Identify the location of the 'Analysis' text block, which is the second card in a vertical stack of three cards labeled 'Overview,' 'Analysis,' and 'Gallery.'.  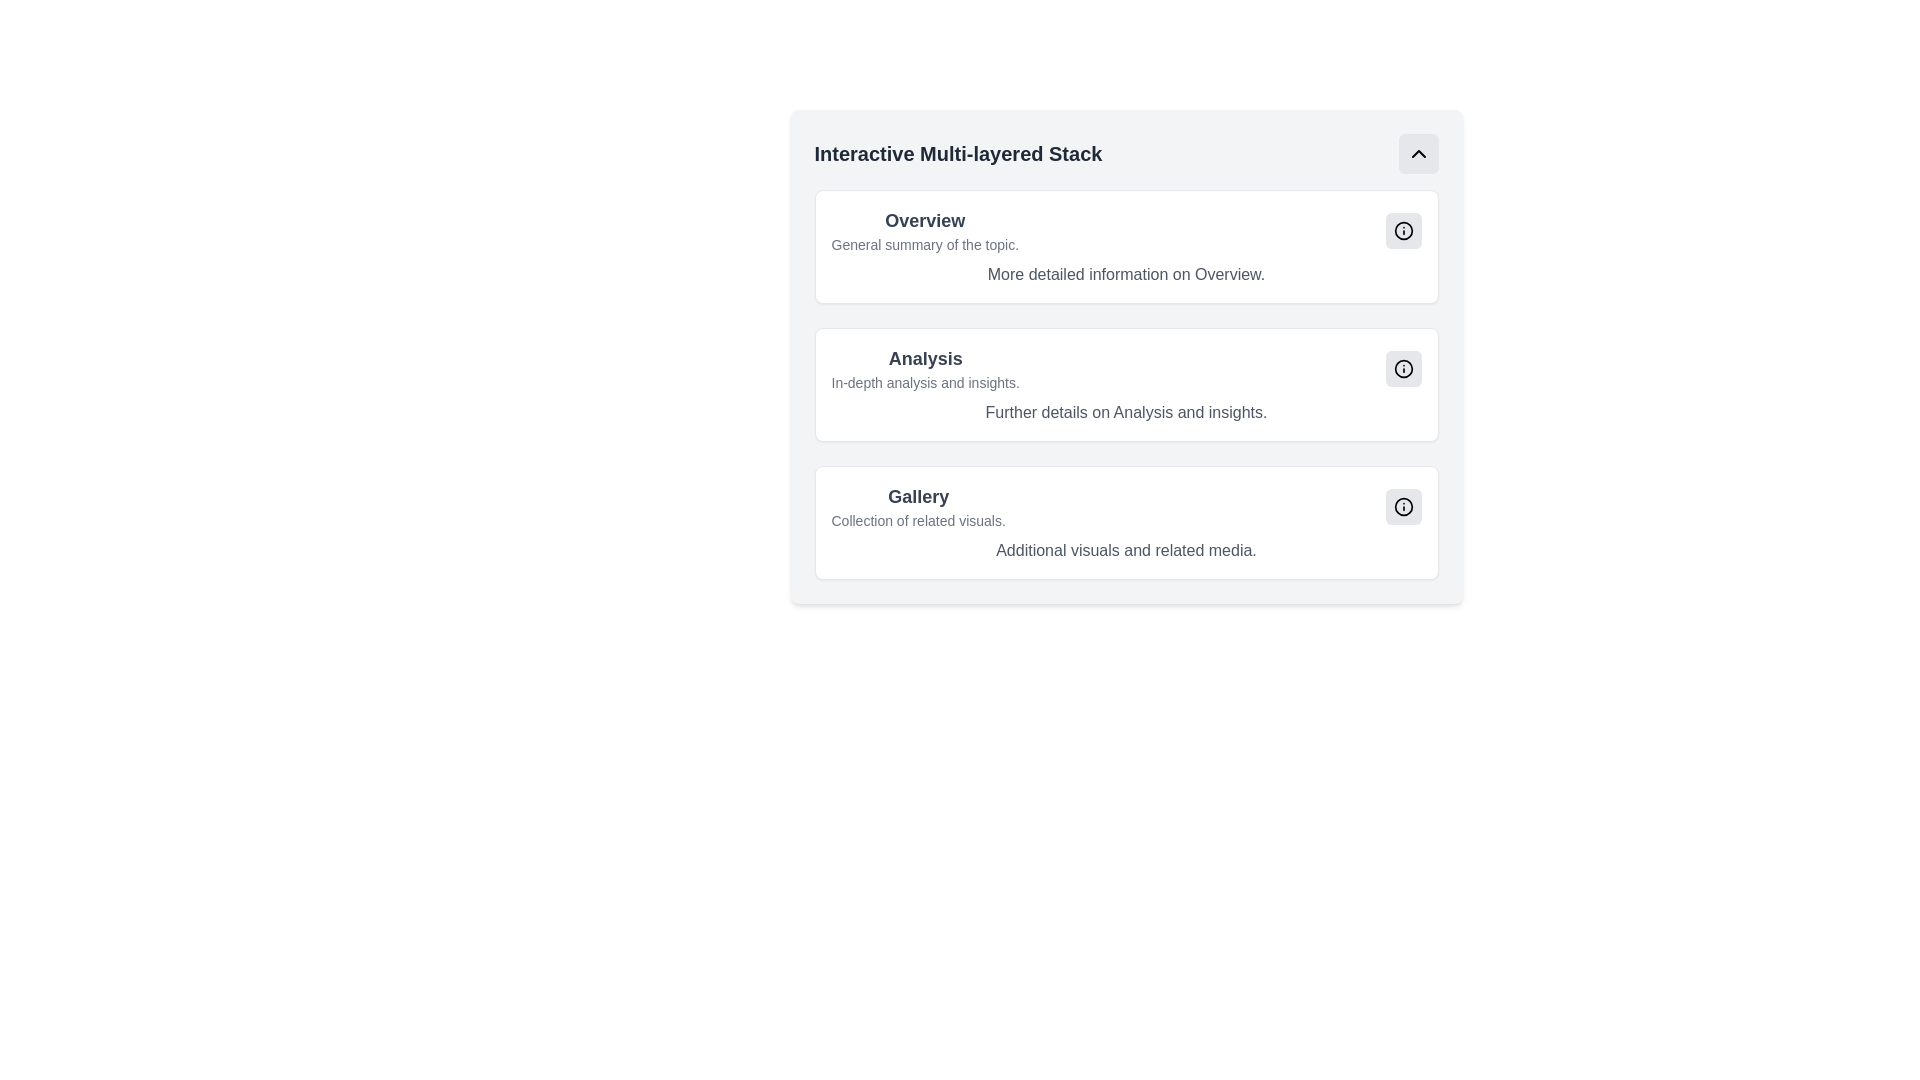
(924, 369).